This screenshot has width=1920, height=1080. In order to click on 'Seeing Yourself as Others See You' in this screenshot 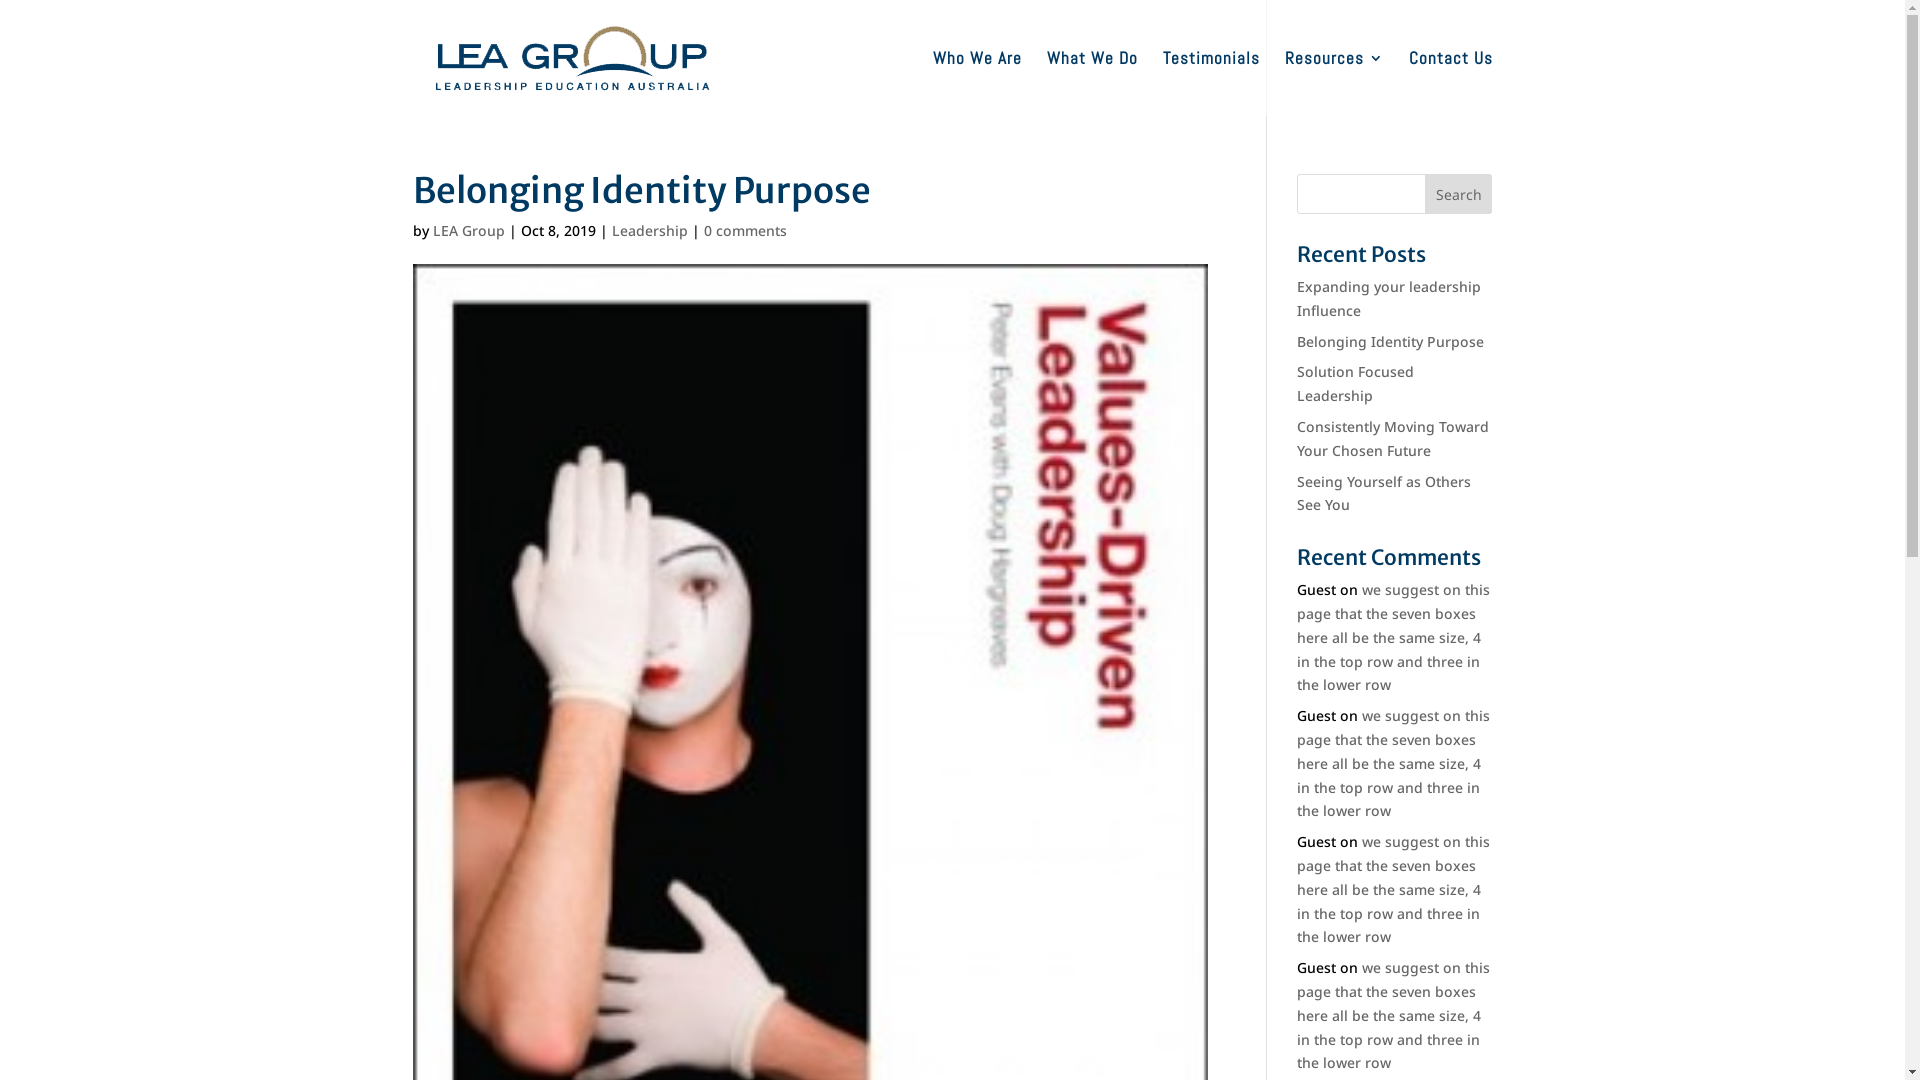, I will do `click(1296, 493)`.